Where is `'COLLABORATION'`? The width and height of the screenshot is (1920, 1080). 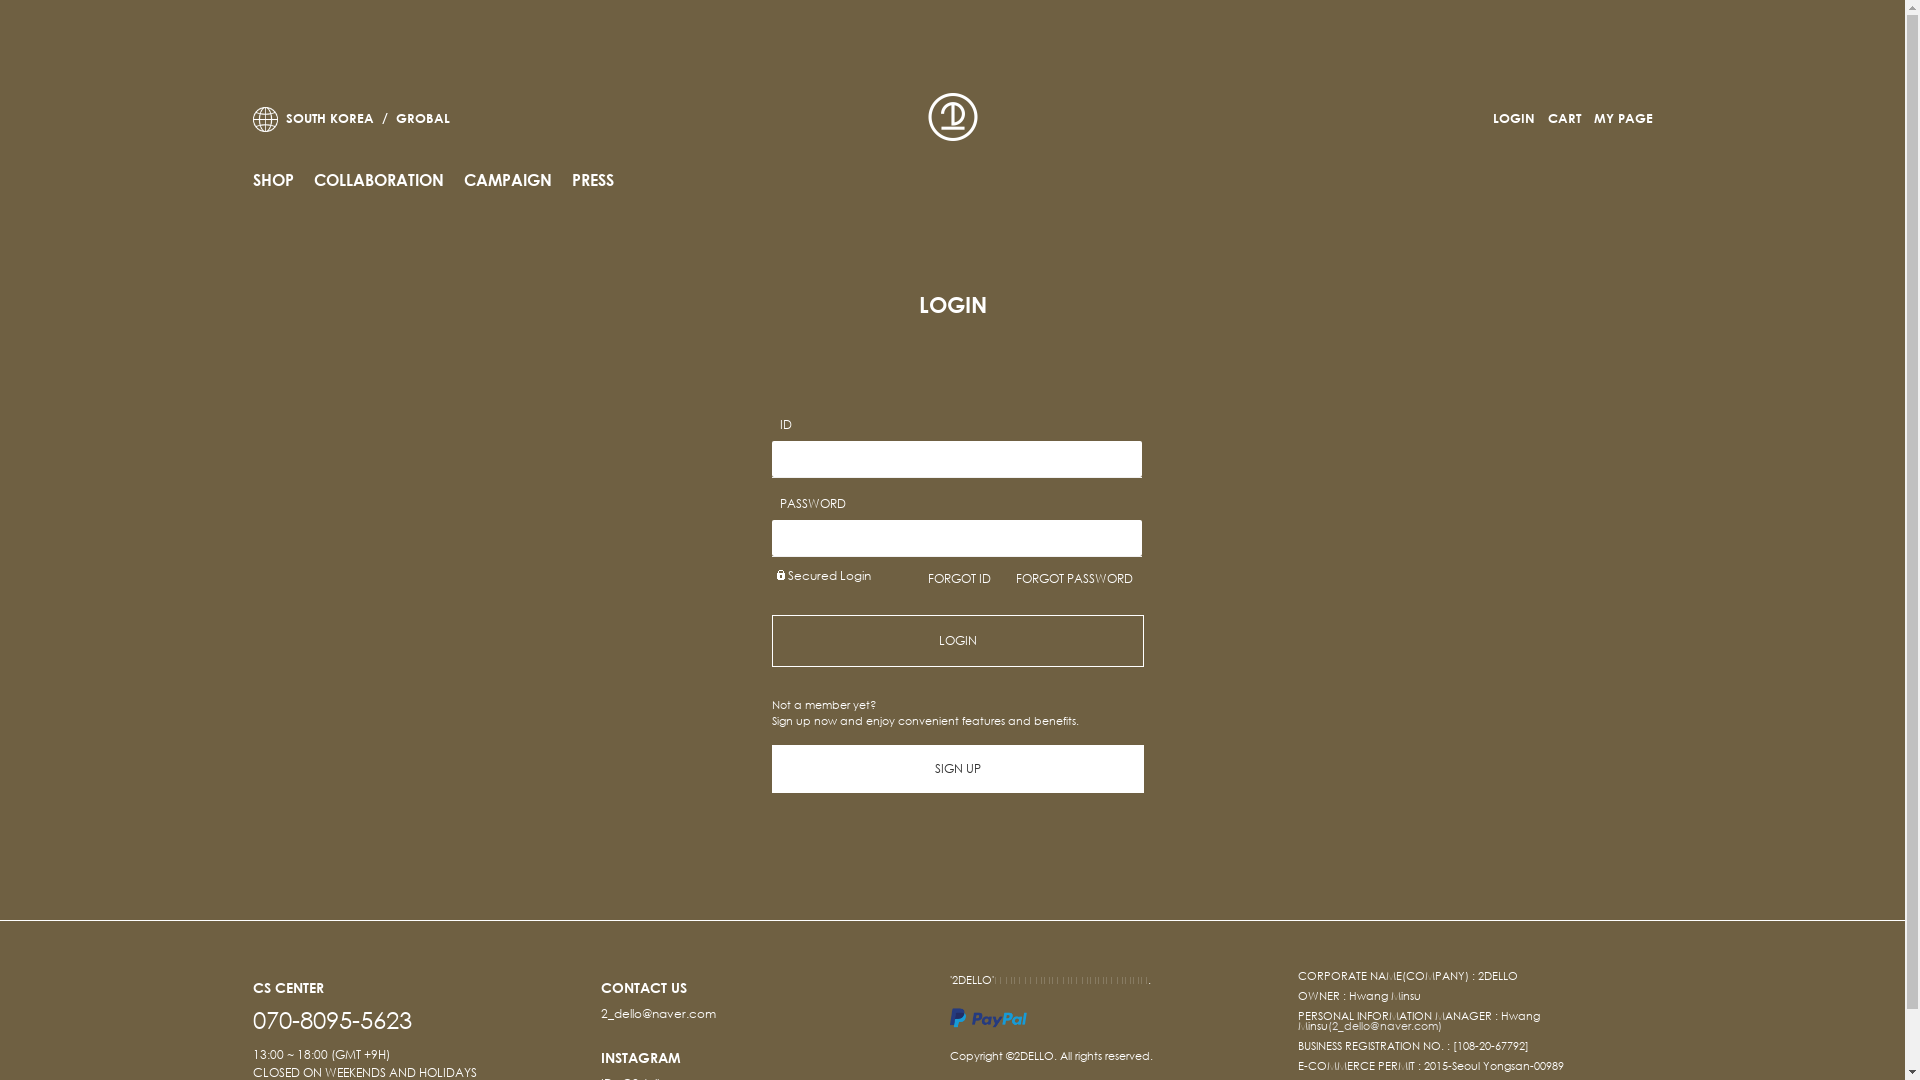
'COLLABORATION' is located at coordinates (379, 180).